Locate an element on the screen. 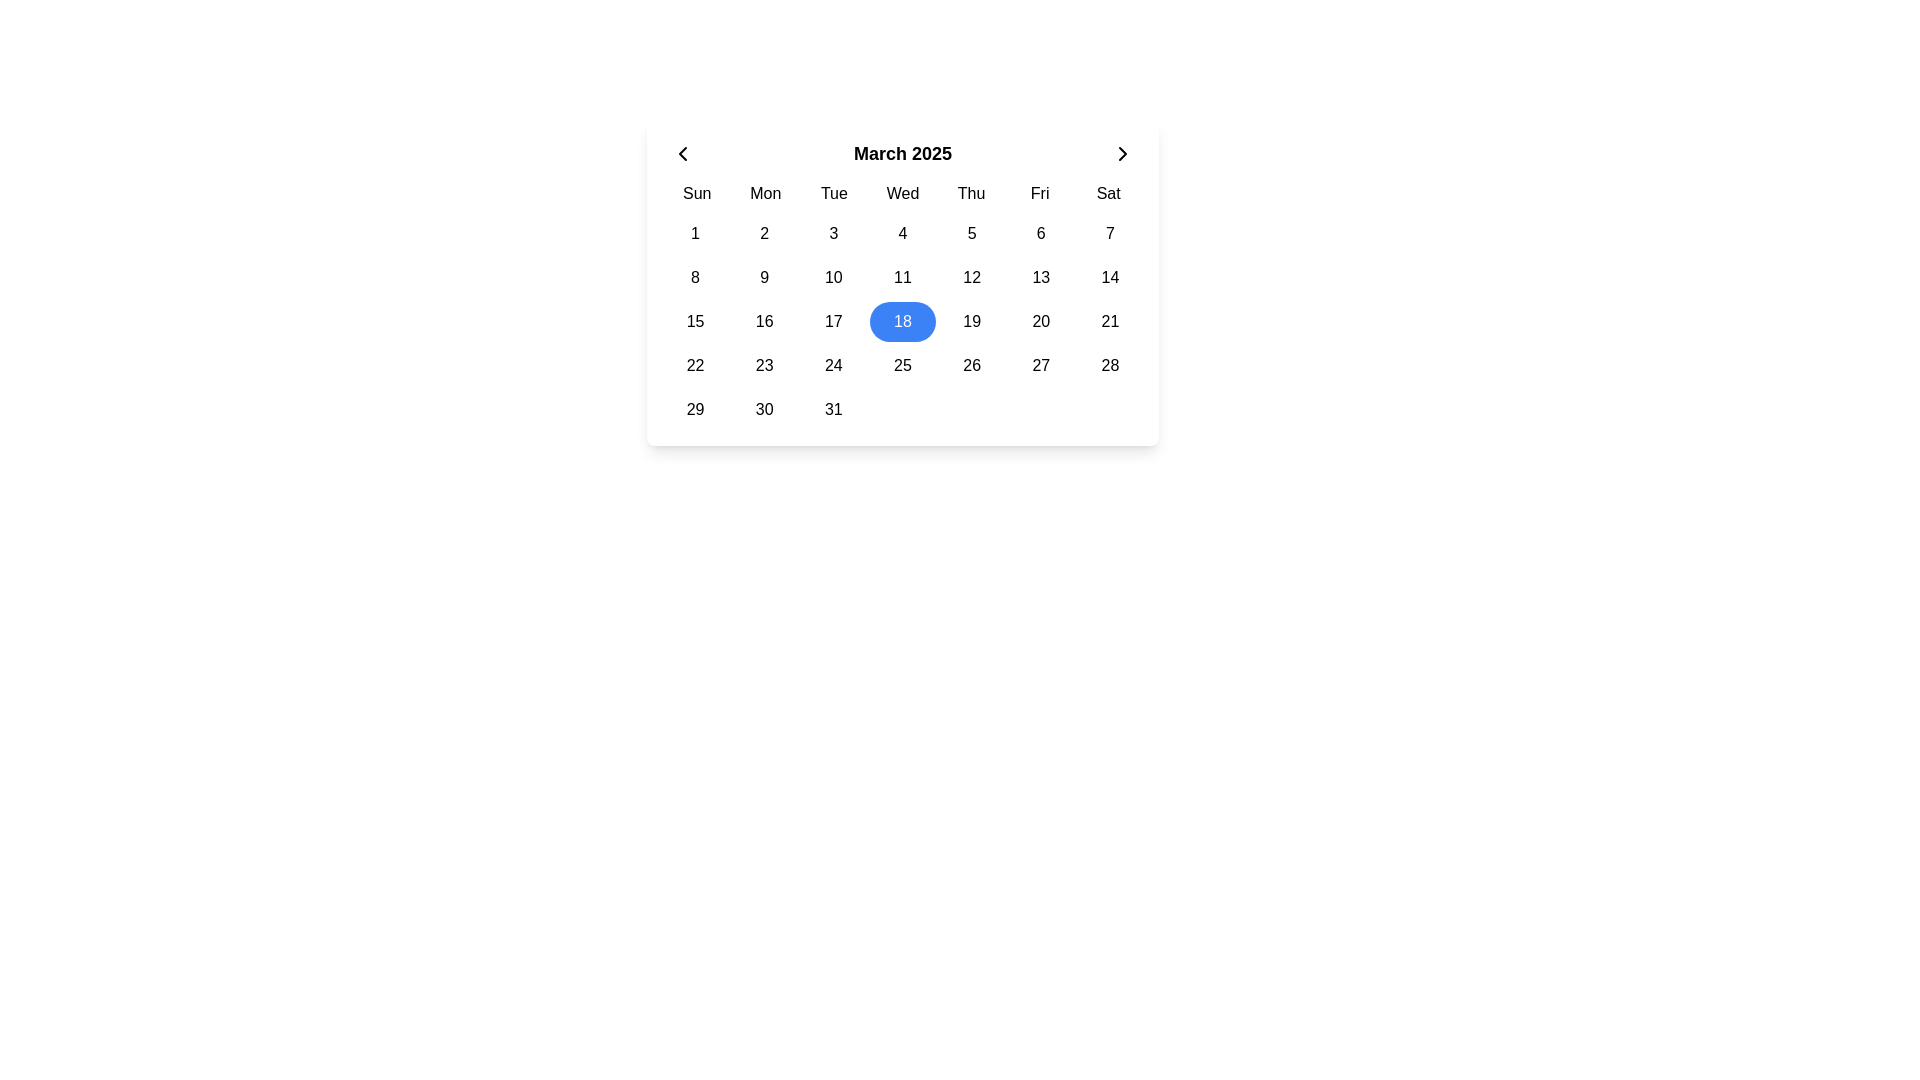  the Button element displaying '19' in bold black font, located is located at coordinates (972, 320).